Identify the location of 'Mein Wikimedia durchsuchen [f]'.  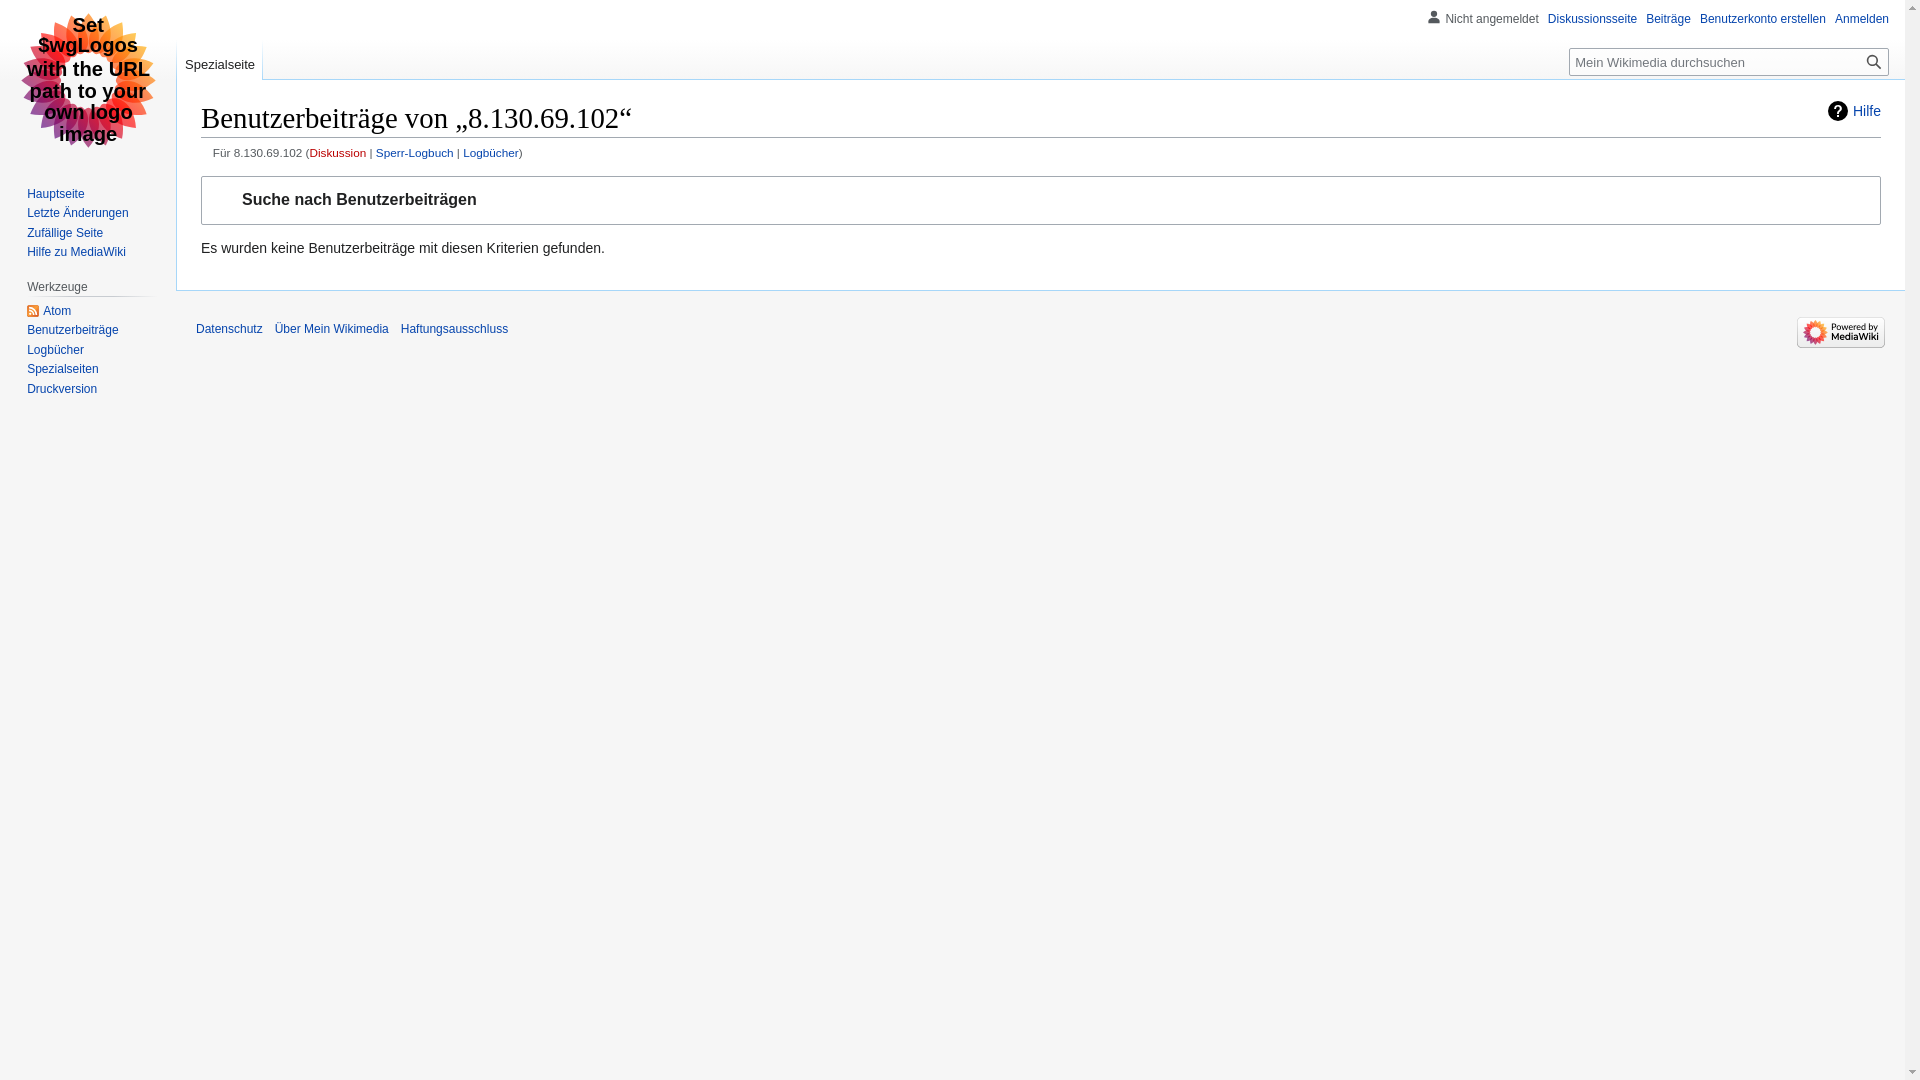
(1727, 60).